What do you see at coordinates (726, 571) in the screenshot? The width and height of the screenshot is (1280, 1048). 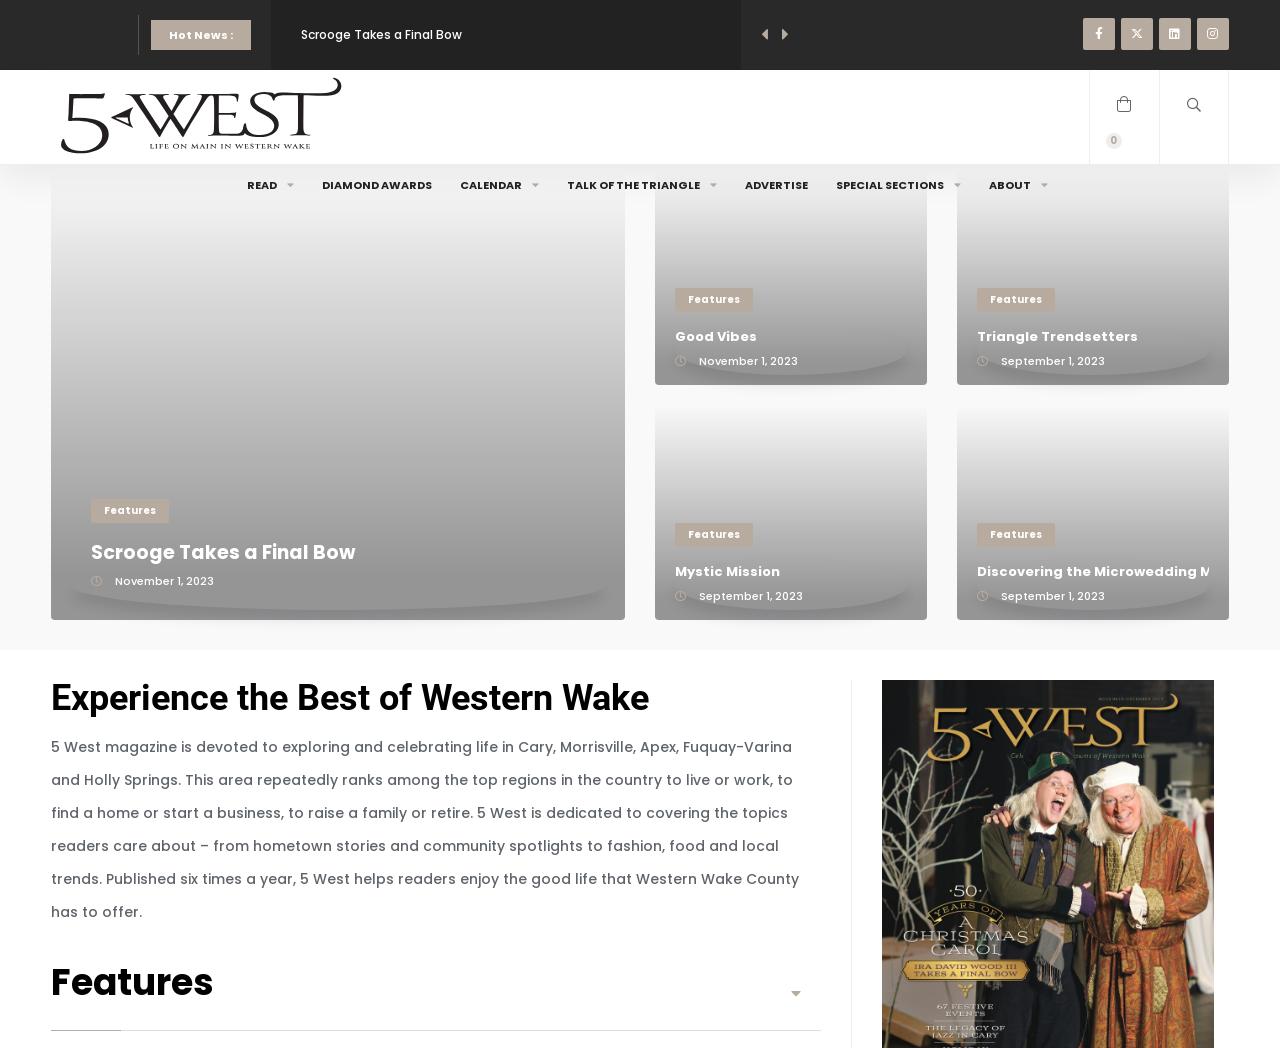 I see `'Mystic Mission'` at bounding box center [726, 571].